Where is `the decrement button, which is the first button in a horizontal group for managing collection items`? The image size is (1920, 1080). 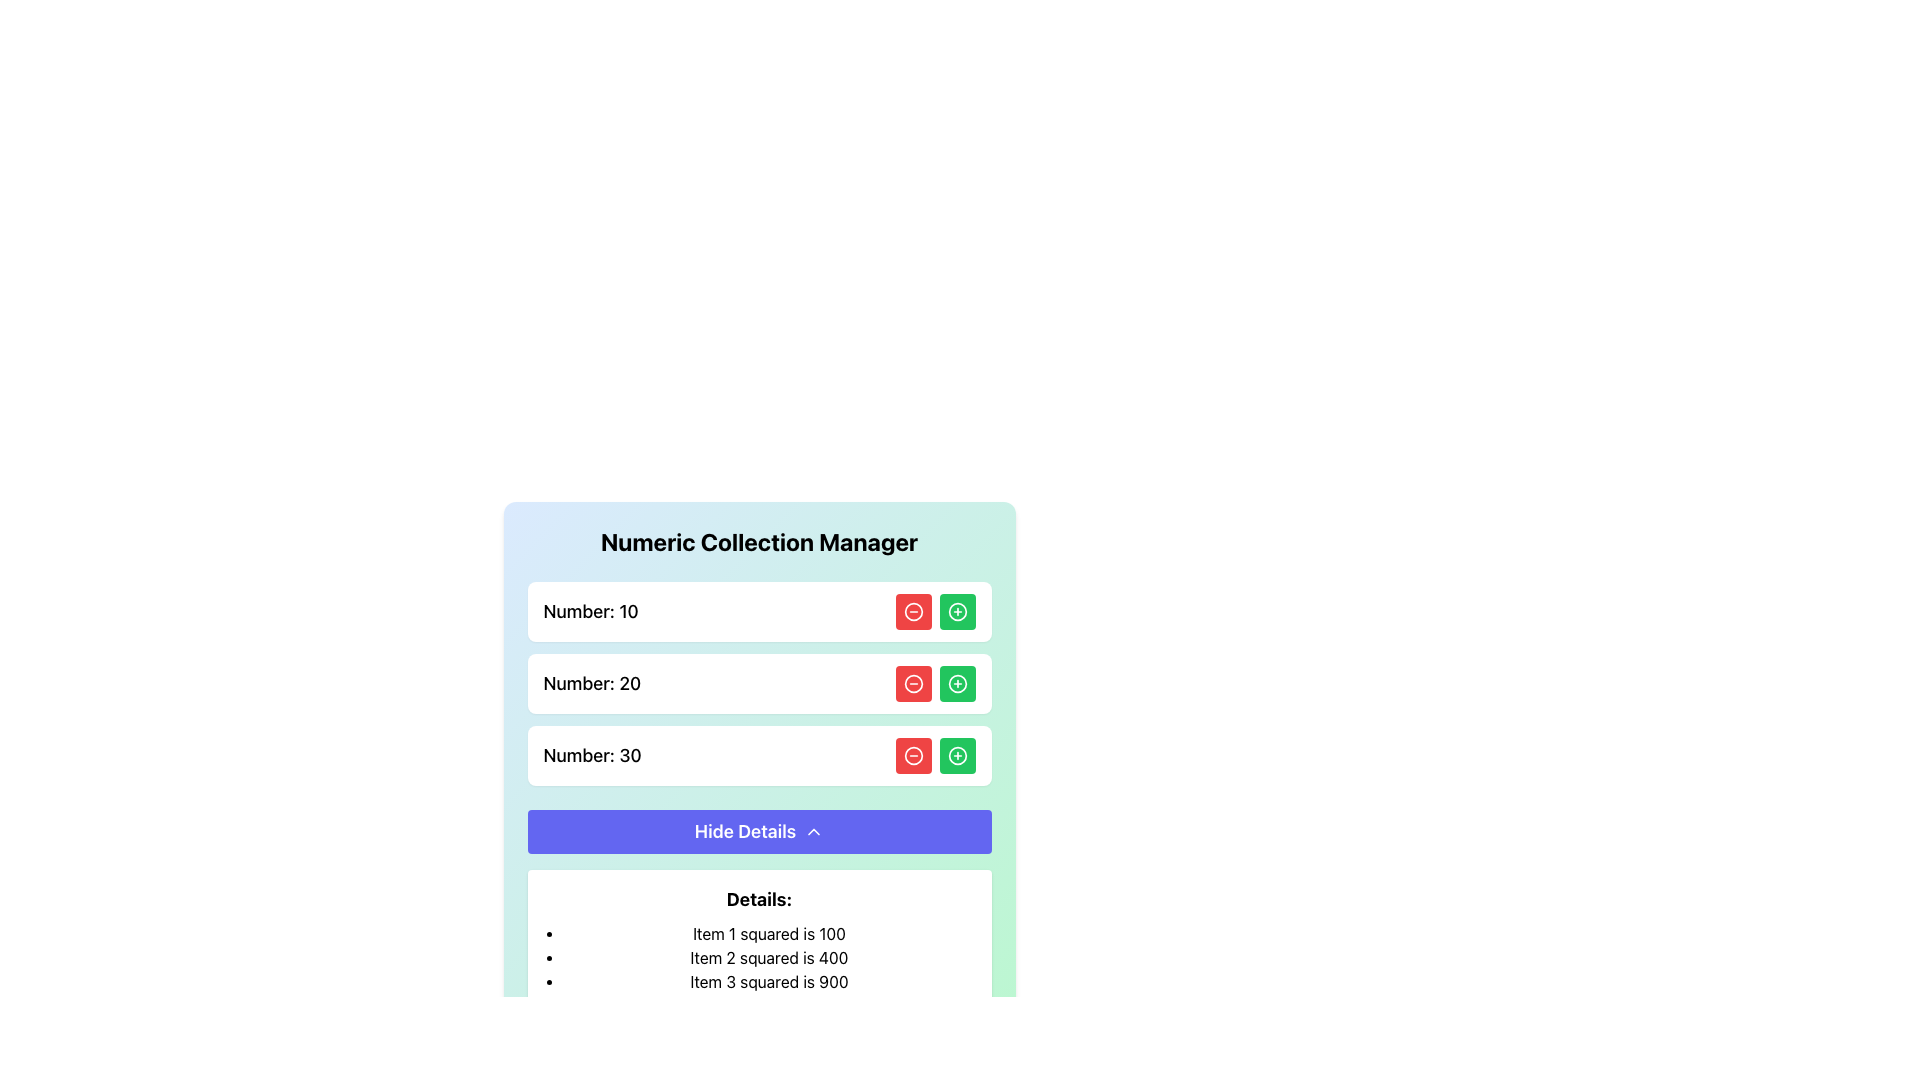 the decrement button, which is the first button in a horizontal group for managing collection items is located at coordinates (912, 611).